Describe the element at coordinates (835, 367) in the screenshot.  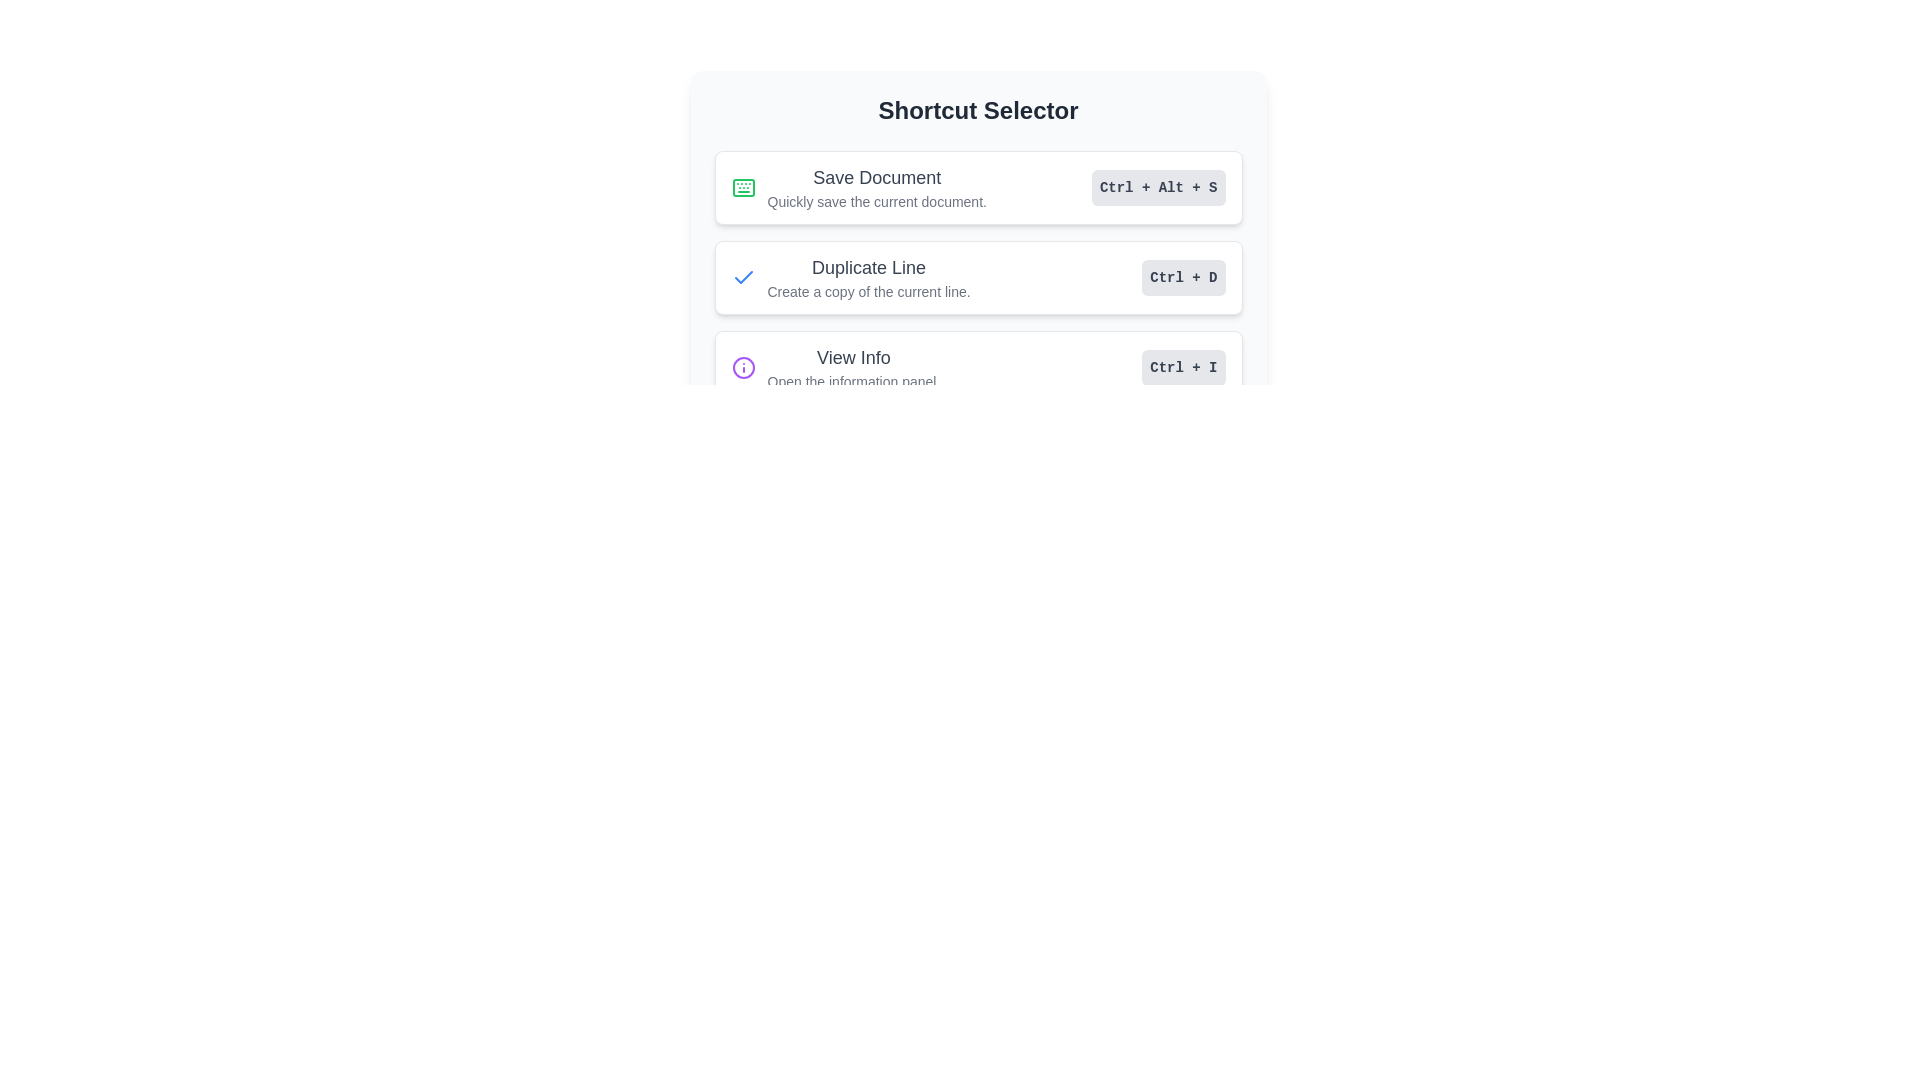
I see `the Informative widget, which combines an icon and text` at that location.